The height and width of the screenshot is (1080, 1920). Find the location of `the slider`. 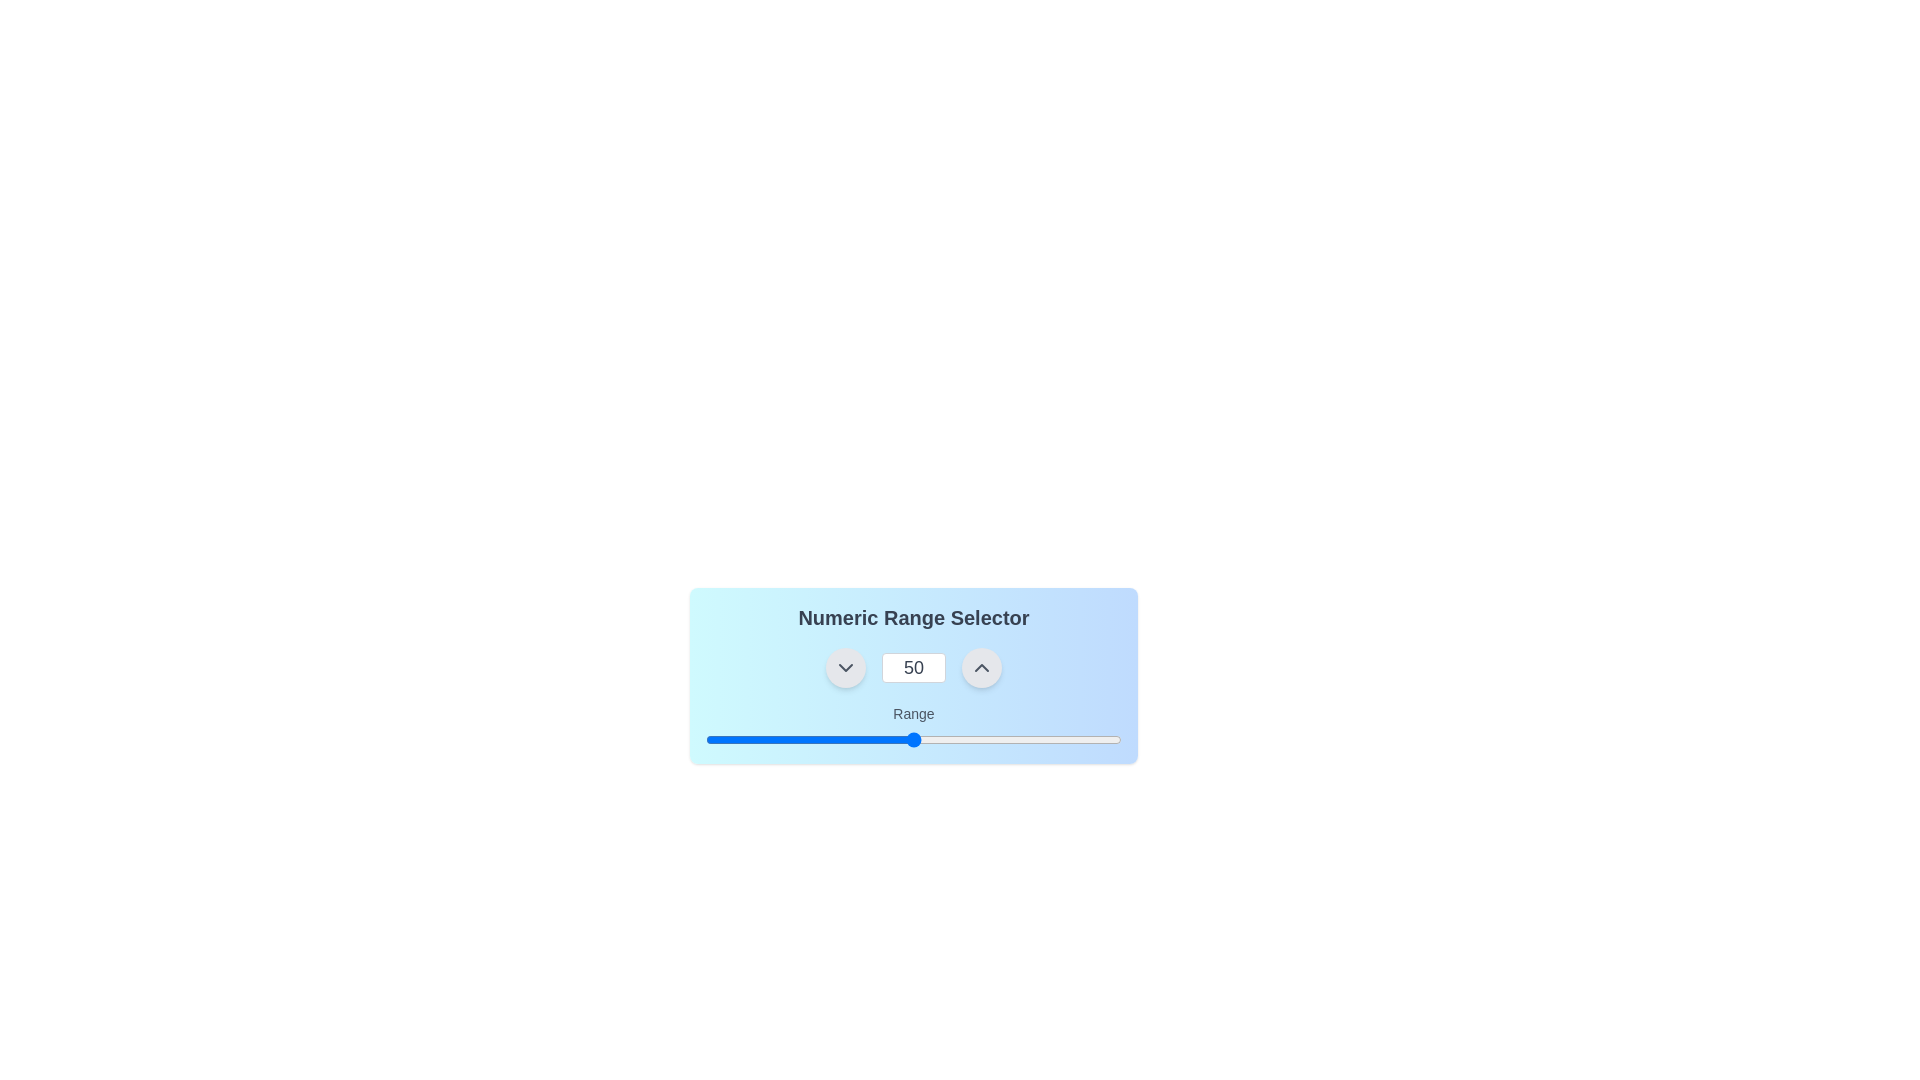

the slider is located at coordinates (779, 740).